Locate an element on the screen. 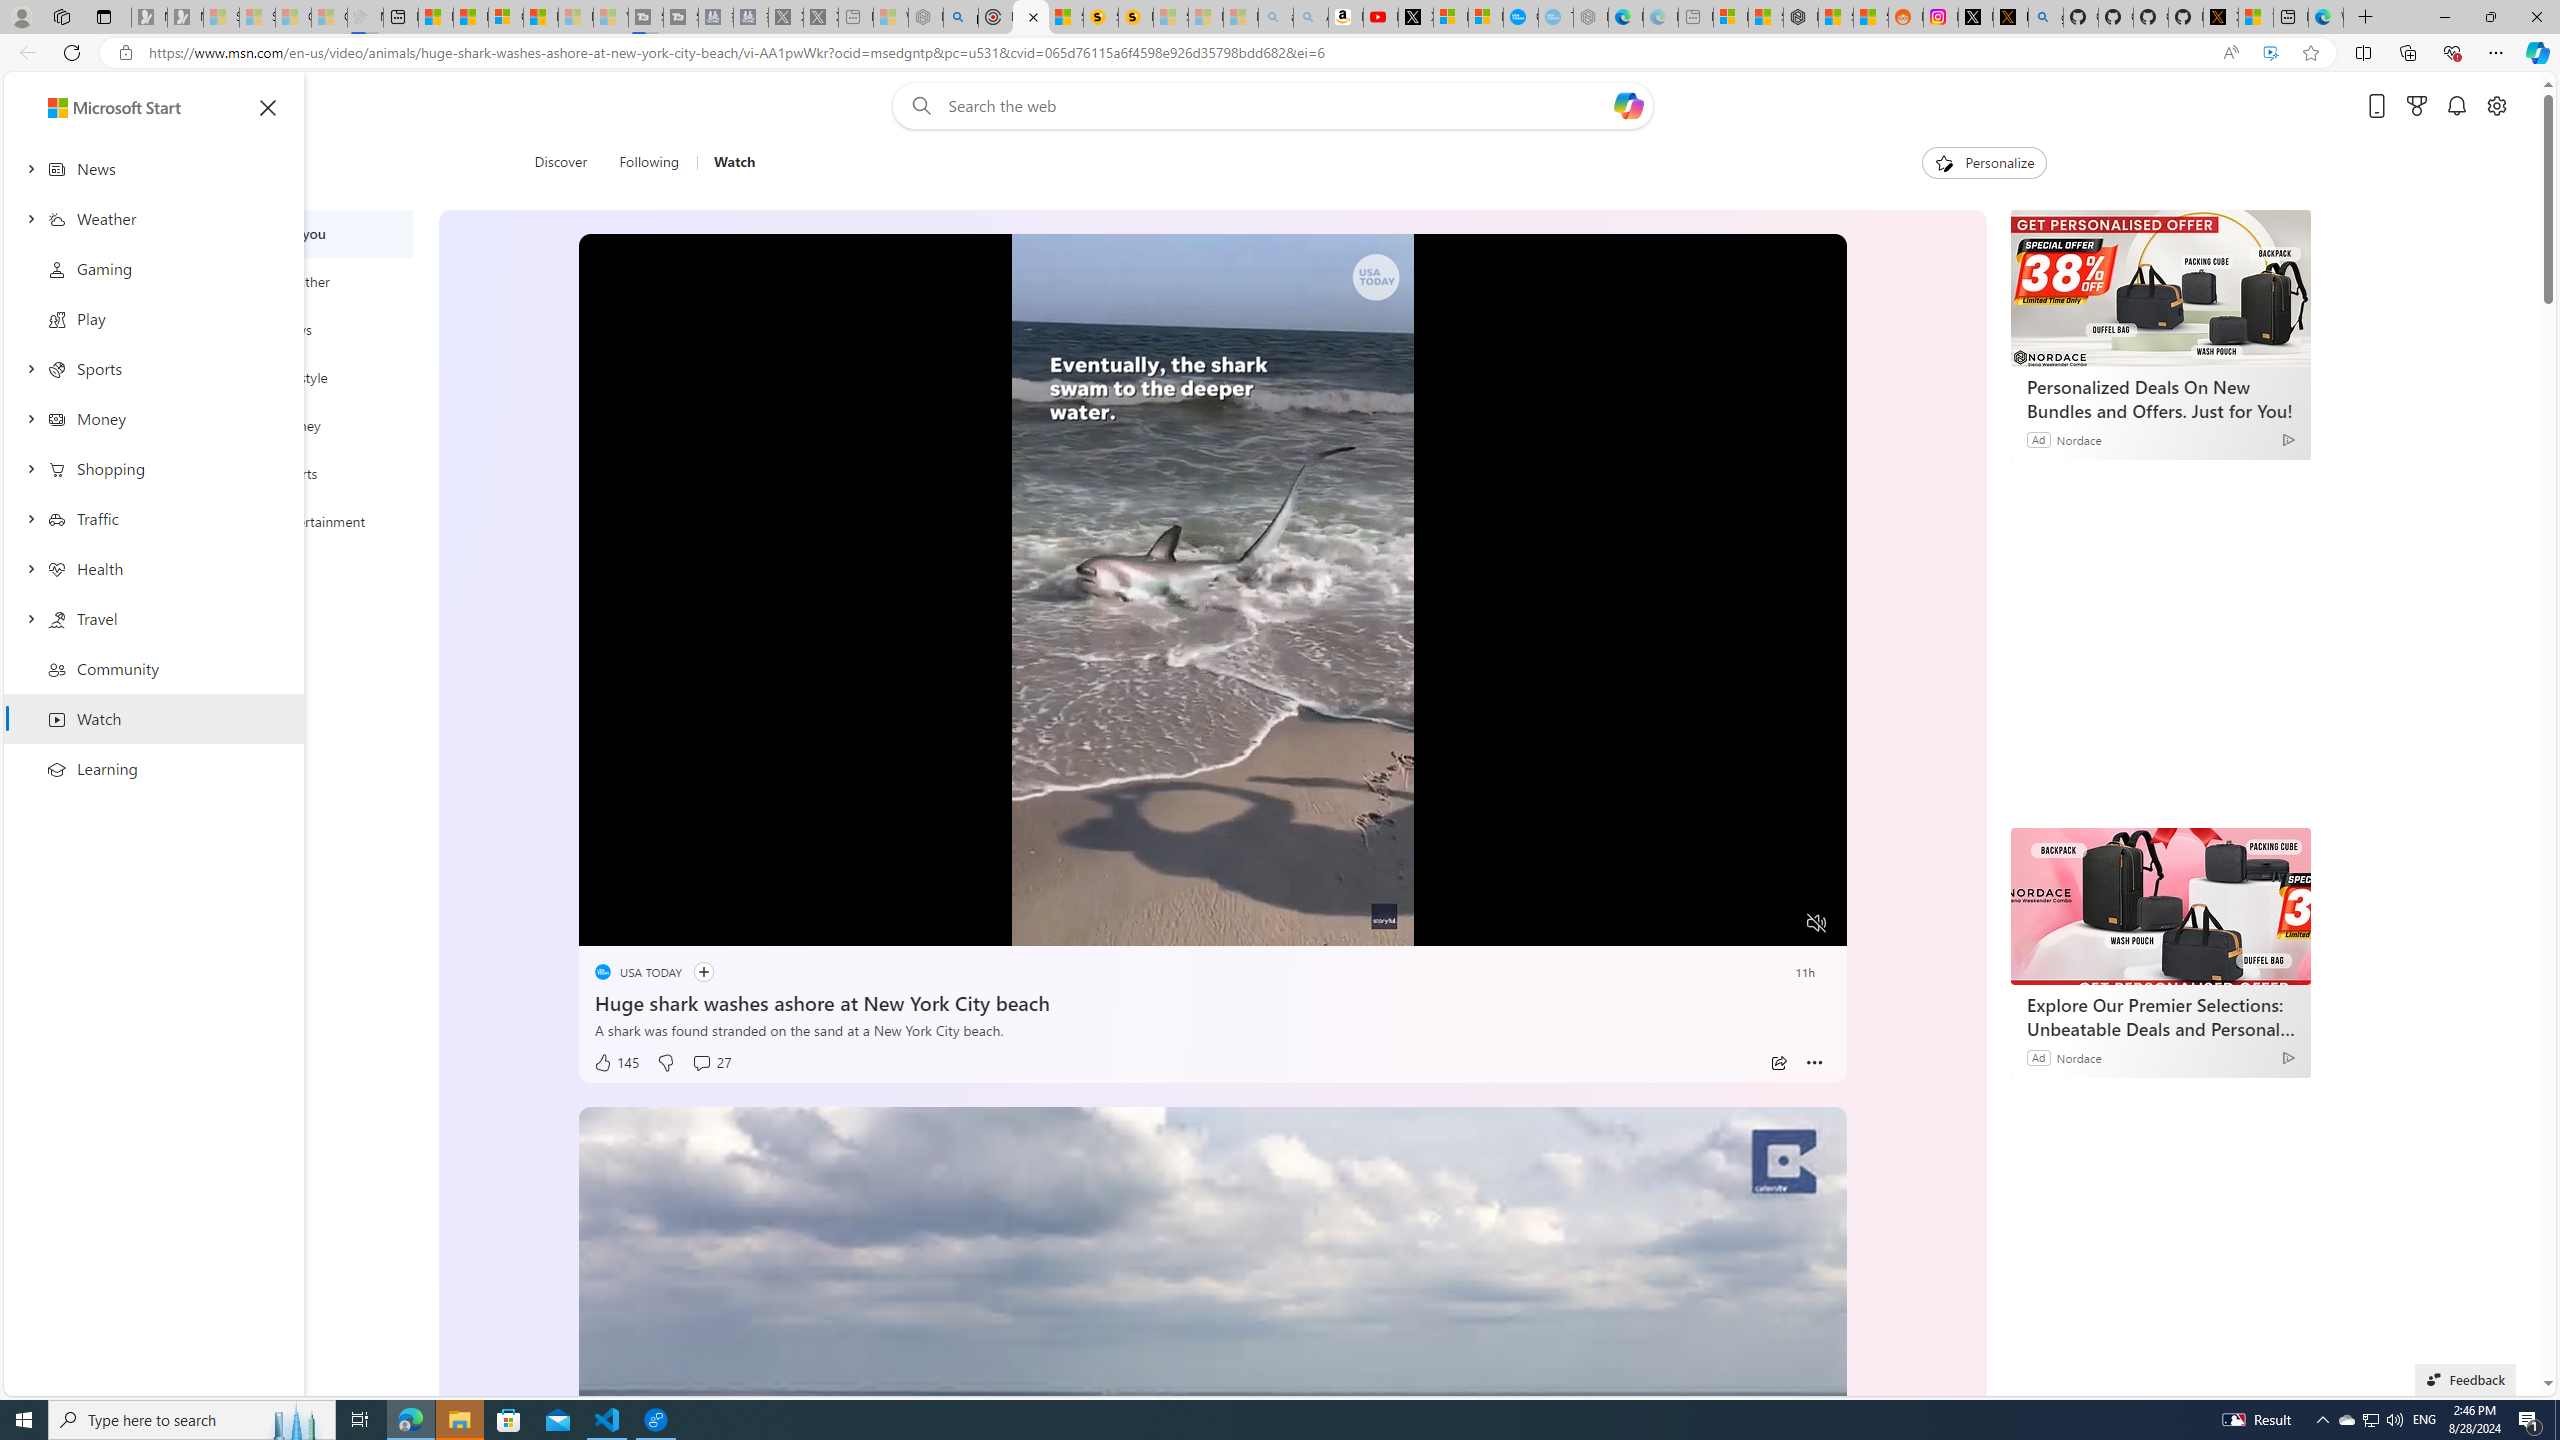 The image size is (2560, 1440). 'More' is located at coordinates (1813, 1062).